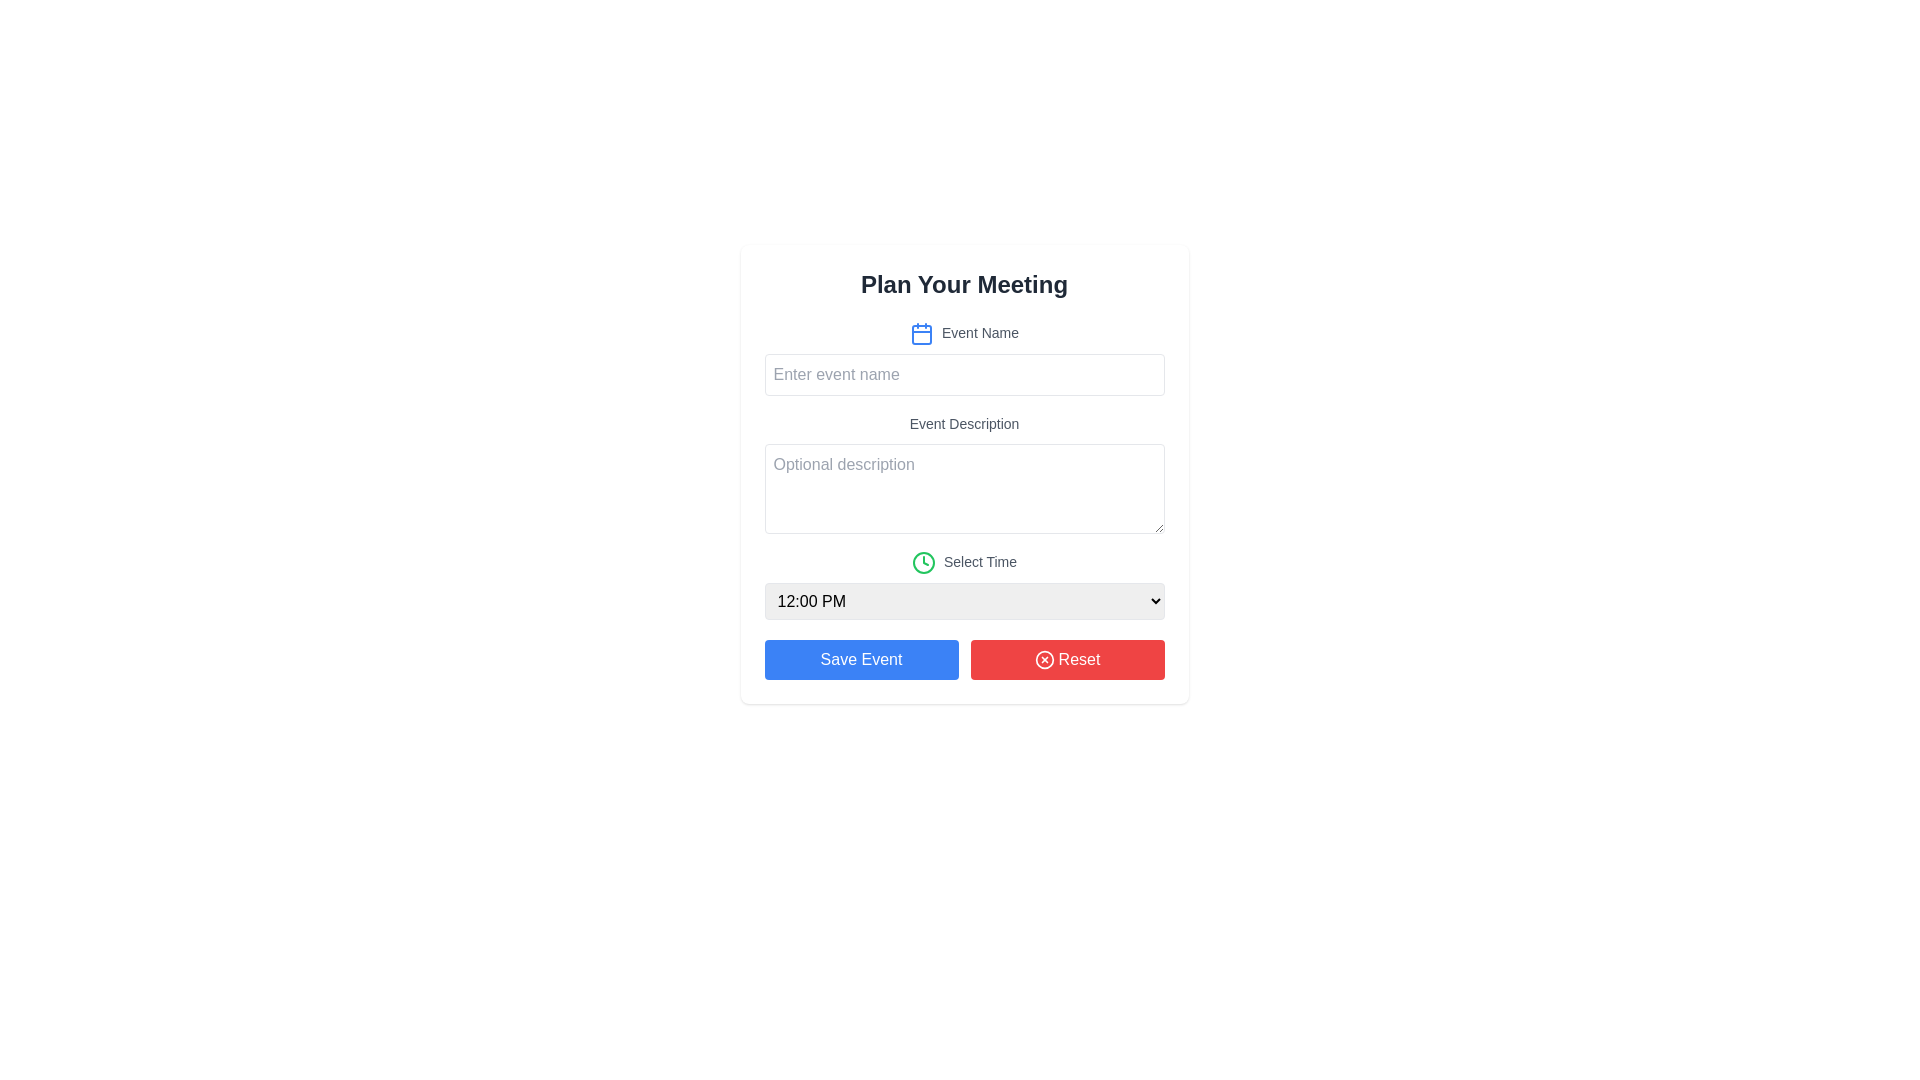  Describe the element at coordinates (920, 333) in the screenshot. I see `the inner rectangular icon within the blue calendar icon, located just before the 'Event Name' input field` at that location.